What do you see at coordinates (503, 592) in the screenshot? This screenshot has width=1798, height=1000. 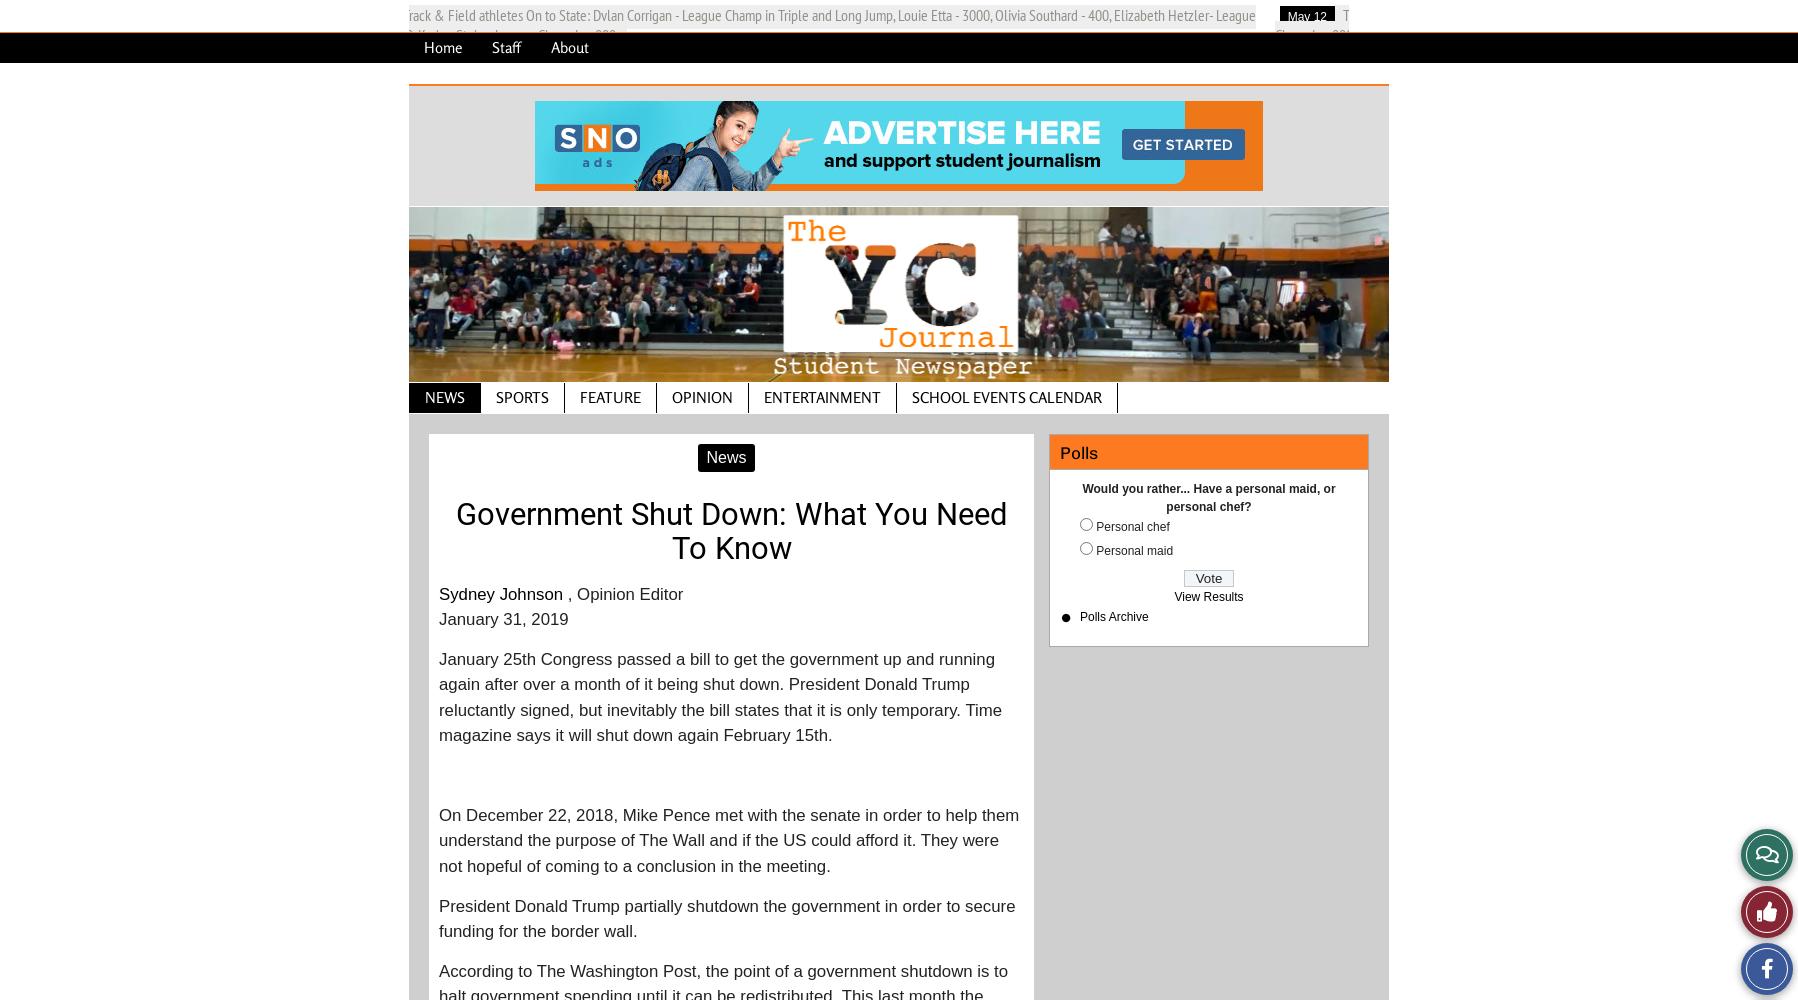 I see `'Sydney Johnson'` at bounding box center [503, 592].